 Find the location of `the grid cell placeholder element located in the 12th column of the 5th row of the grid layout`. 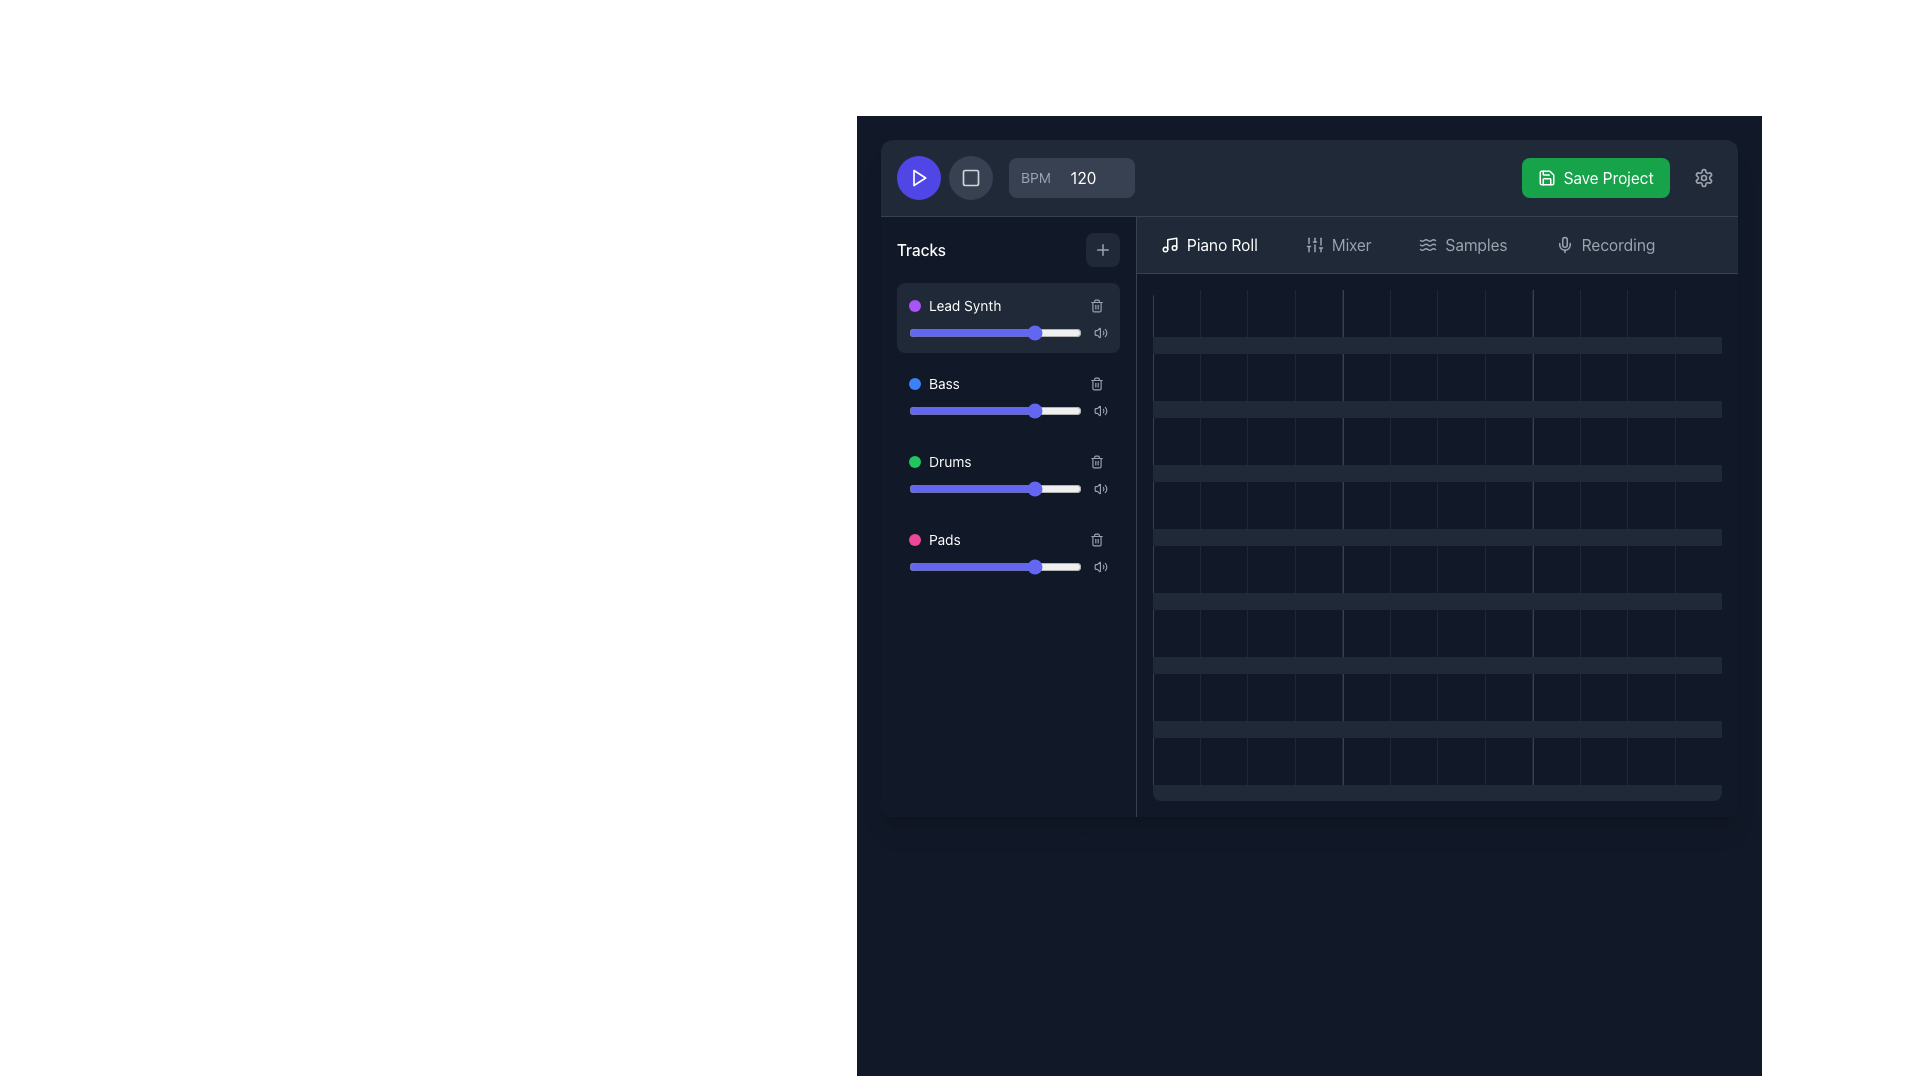

the grid cell placeholder element located in the 12th column of the 5th row of the grid layout is located at coordinates (1651, 377).